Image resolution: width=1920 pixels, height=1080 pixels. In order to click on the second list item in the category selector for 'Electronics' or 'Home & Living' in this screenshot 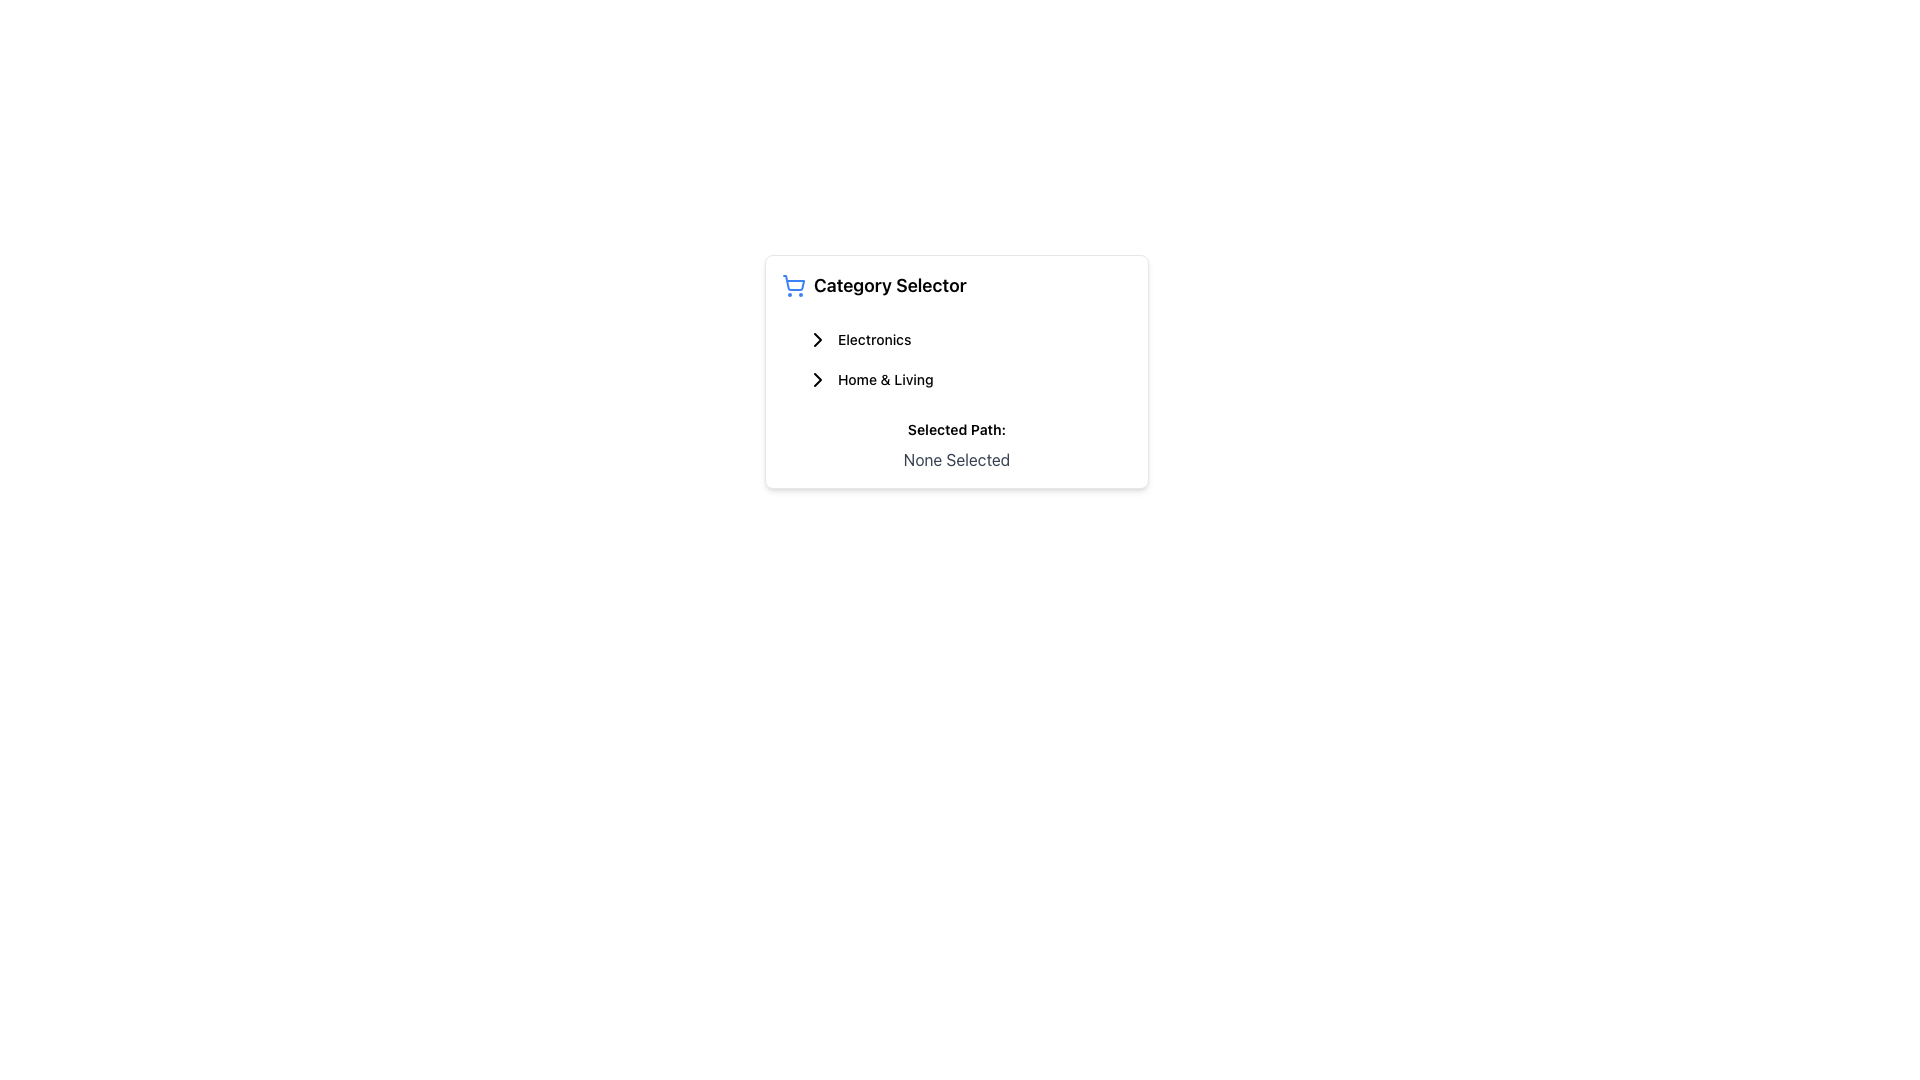, I will do `click(955, 358)`.